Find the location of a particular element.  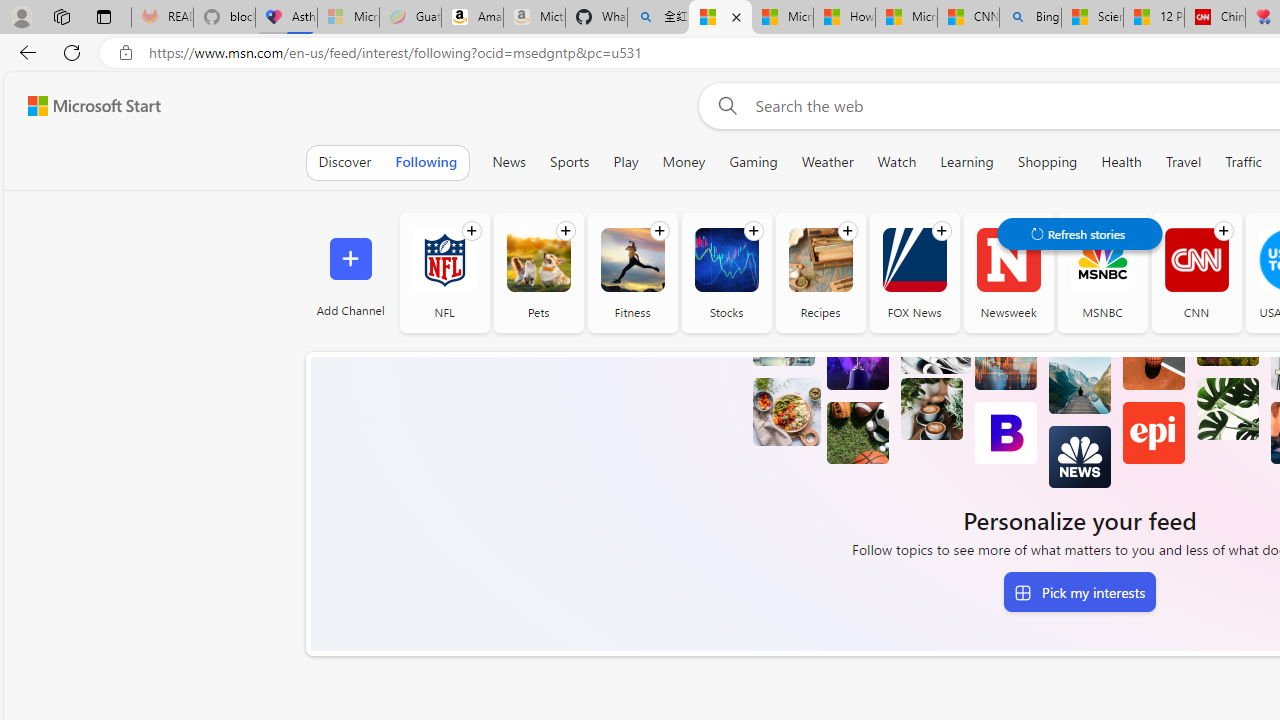

'Learning' is located at coordinates (967, 161).